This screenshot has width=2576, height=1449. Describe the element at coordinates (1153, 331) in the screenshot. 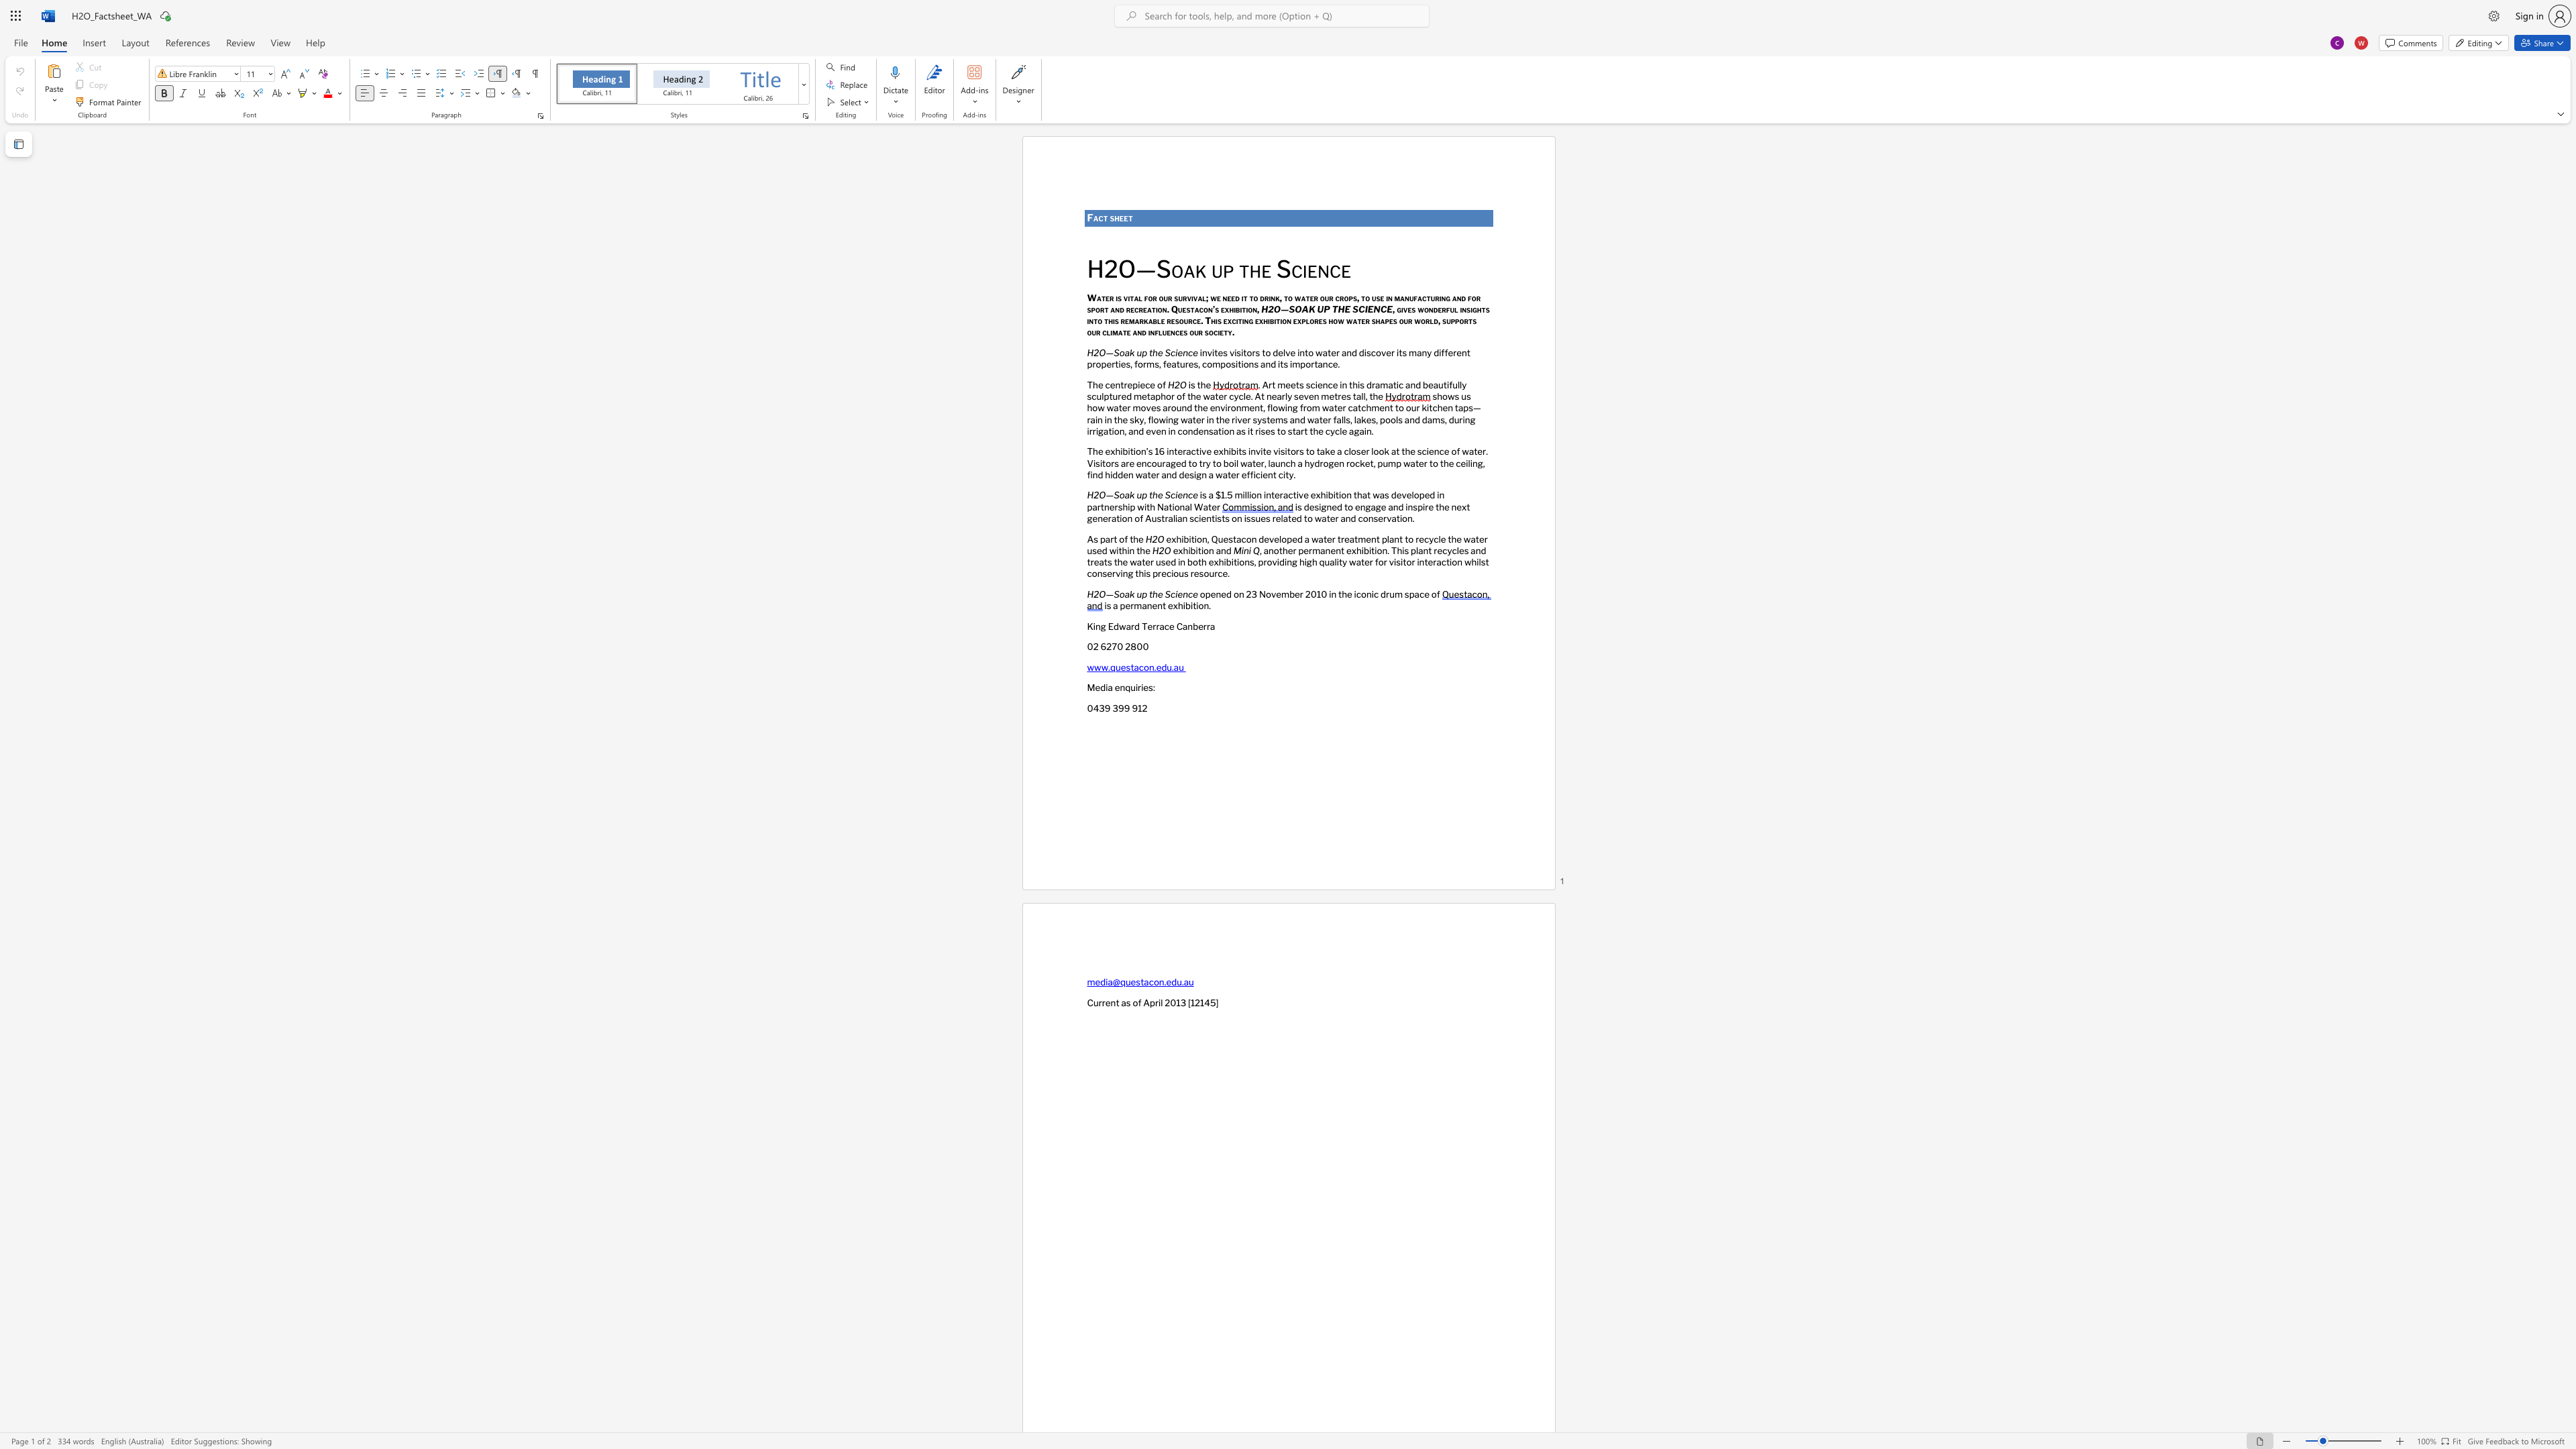

I see `the subset text "flue" within the text "and influences our society."` at that location.